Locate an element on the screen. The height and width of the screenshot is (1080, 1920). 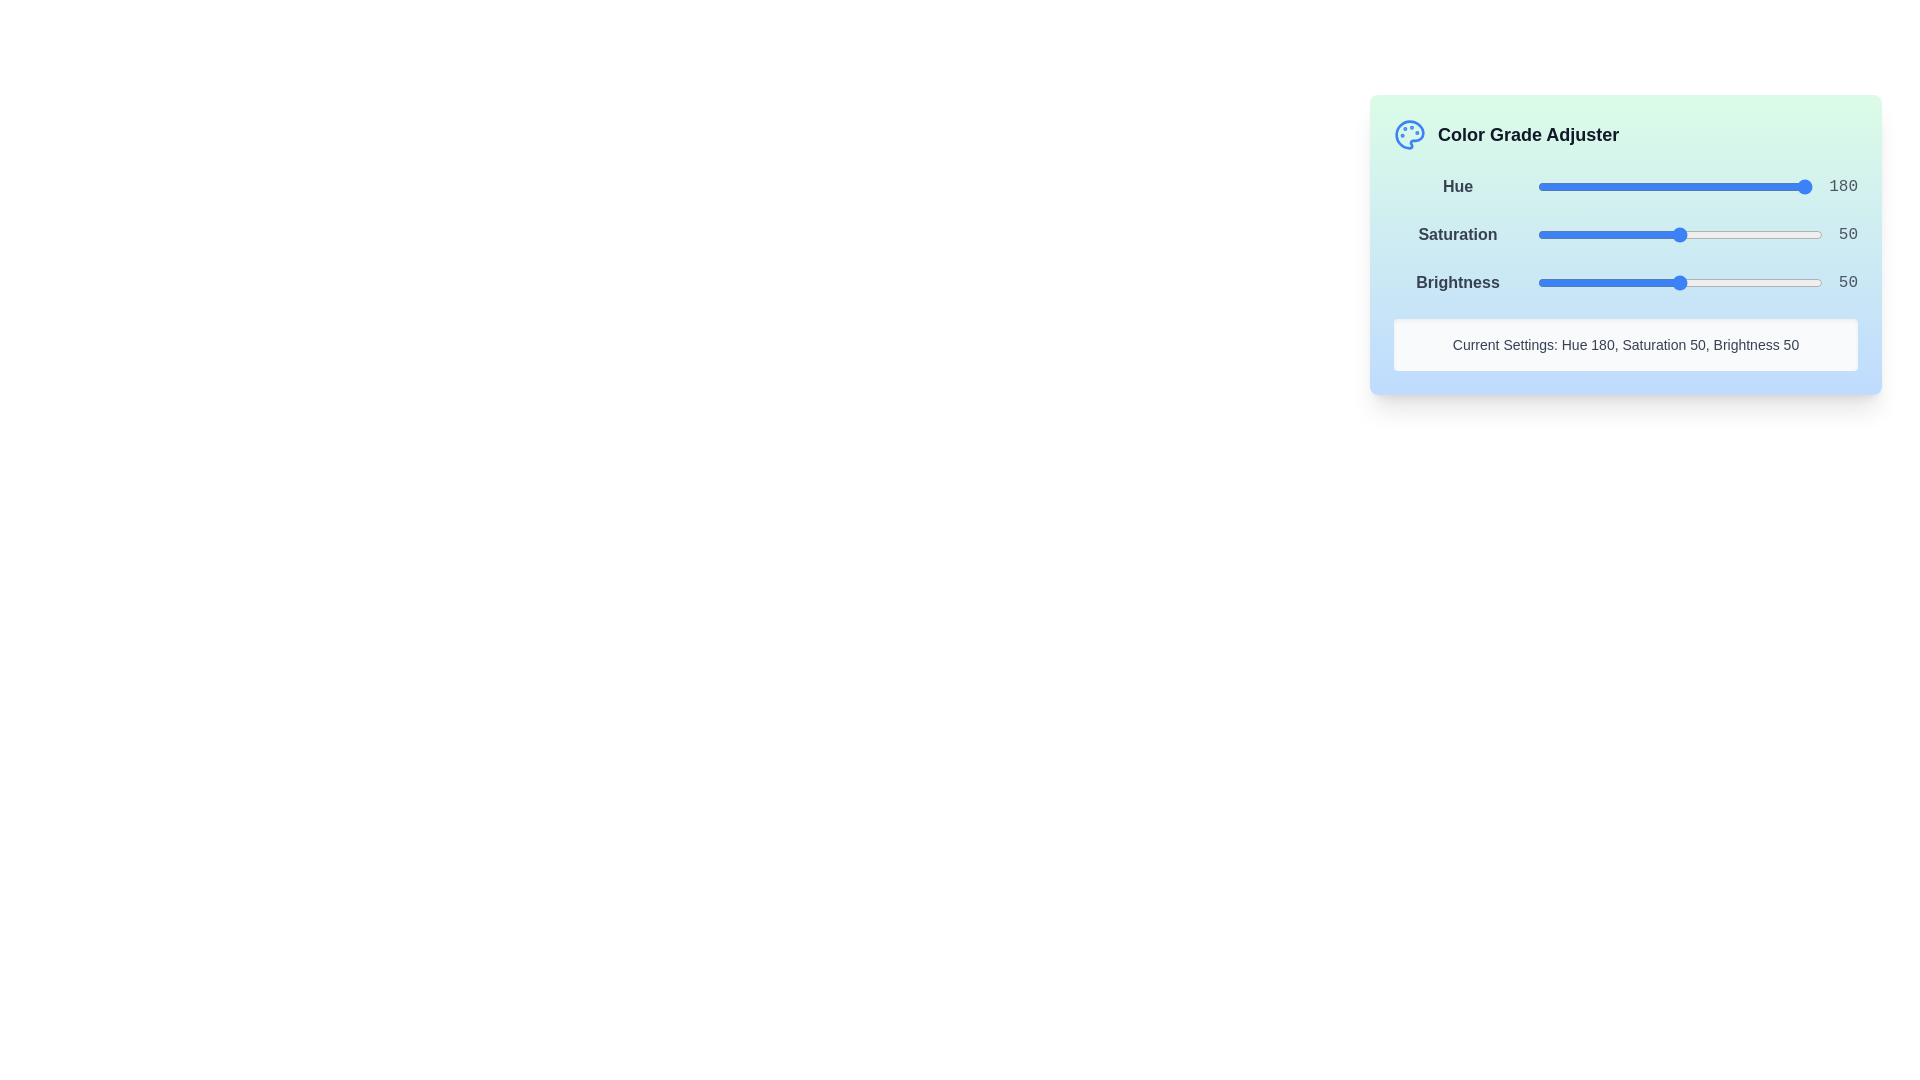
the brightness slider to set the brightness to 53% is located at coordinates (1688, 282).